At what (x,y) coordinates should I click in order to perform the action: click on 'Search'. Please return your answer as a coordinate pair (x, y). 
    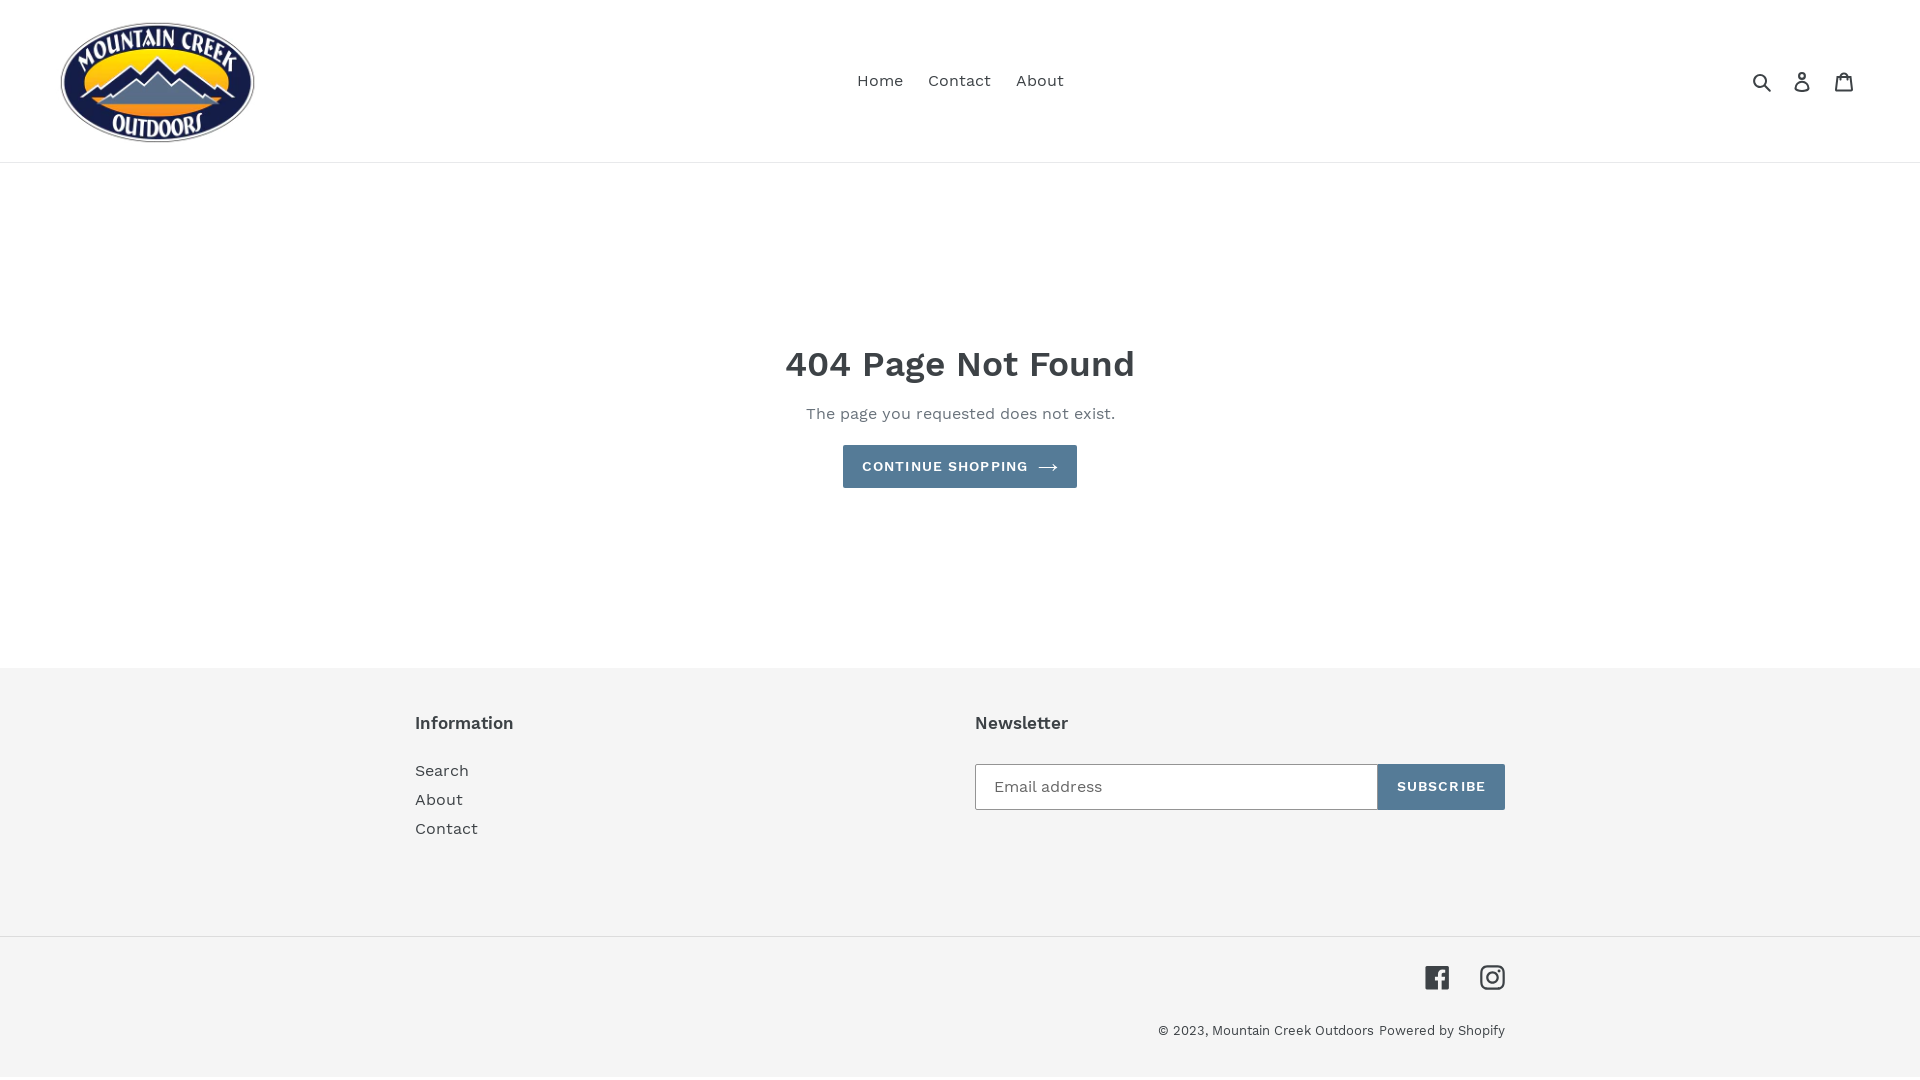
    Looking at the image, I should click on (440, 769).